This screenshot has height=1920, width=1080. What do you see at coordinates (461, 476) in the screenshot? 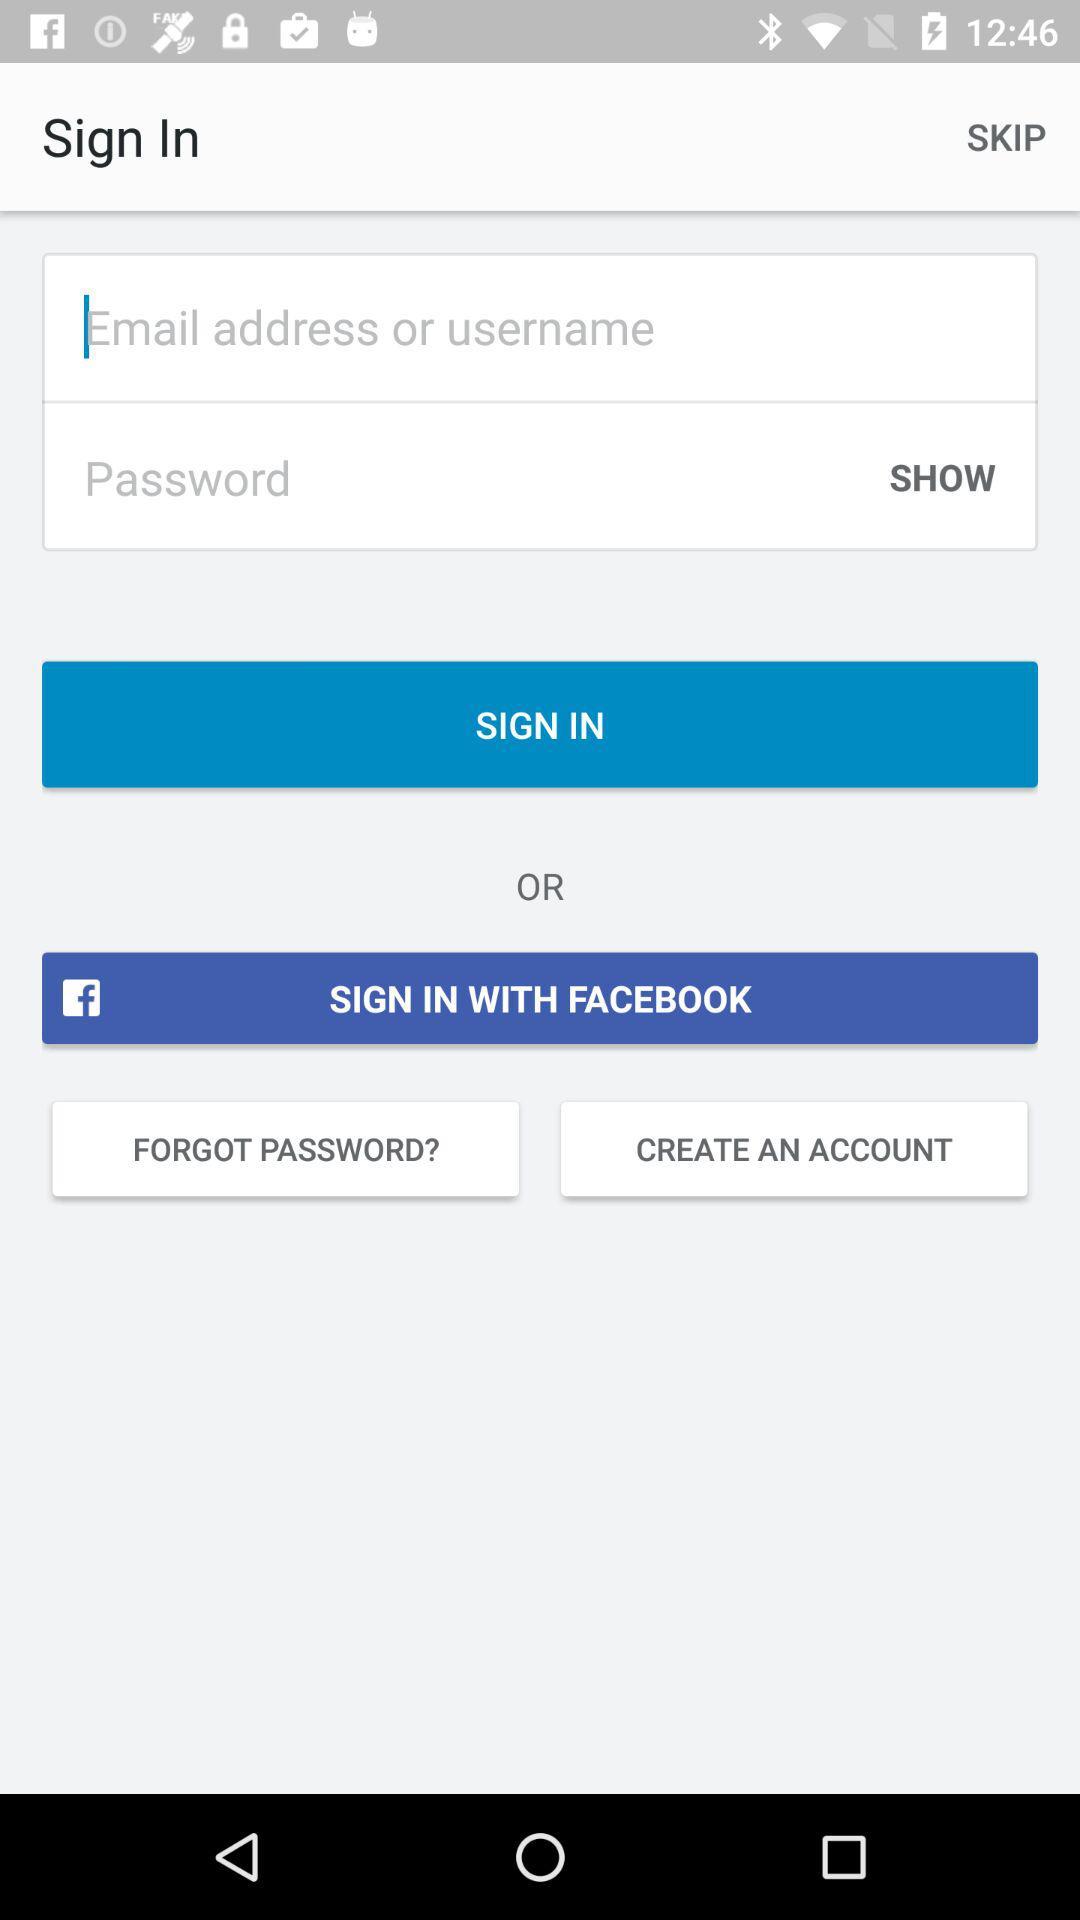
I see `type password` at bounding box center [461, 476].